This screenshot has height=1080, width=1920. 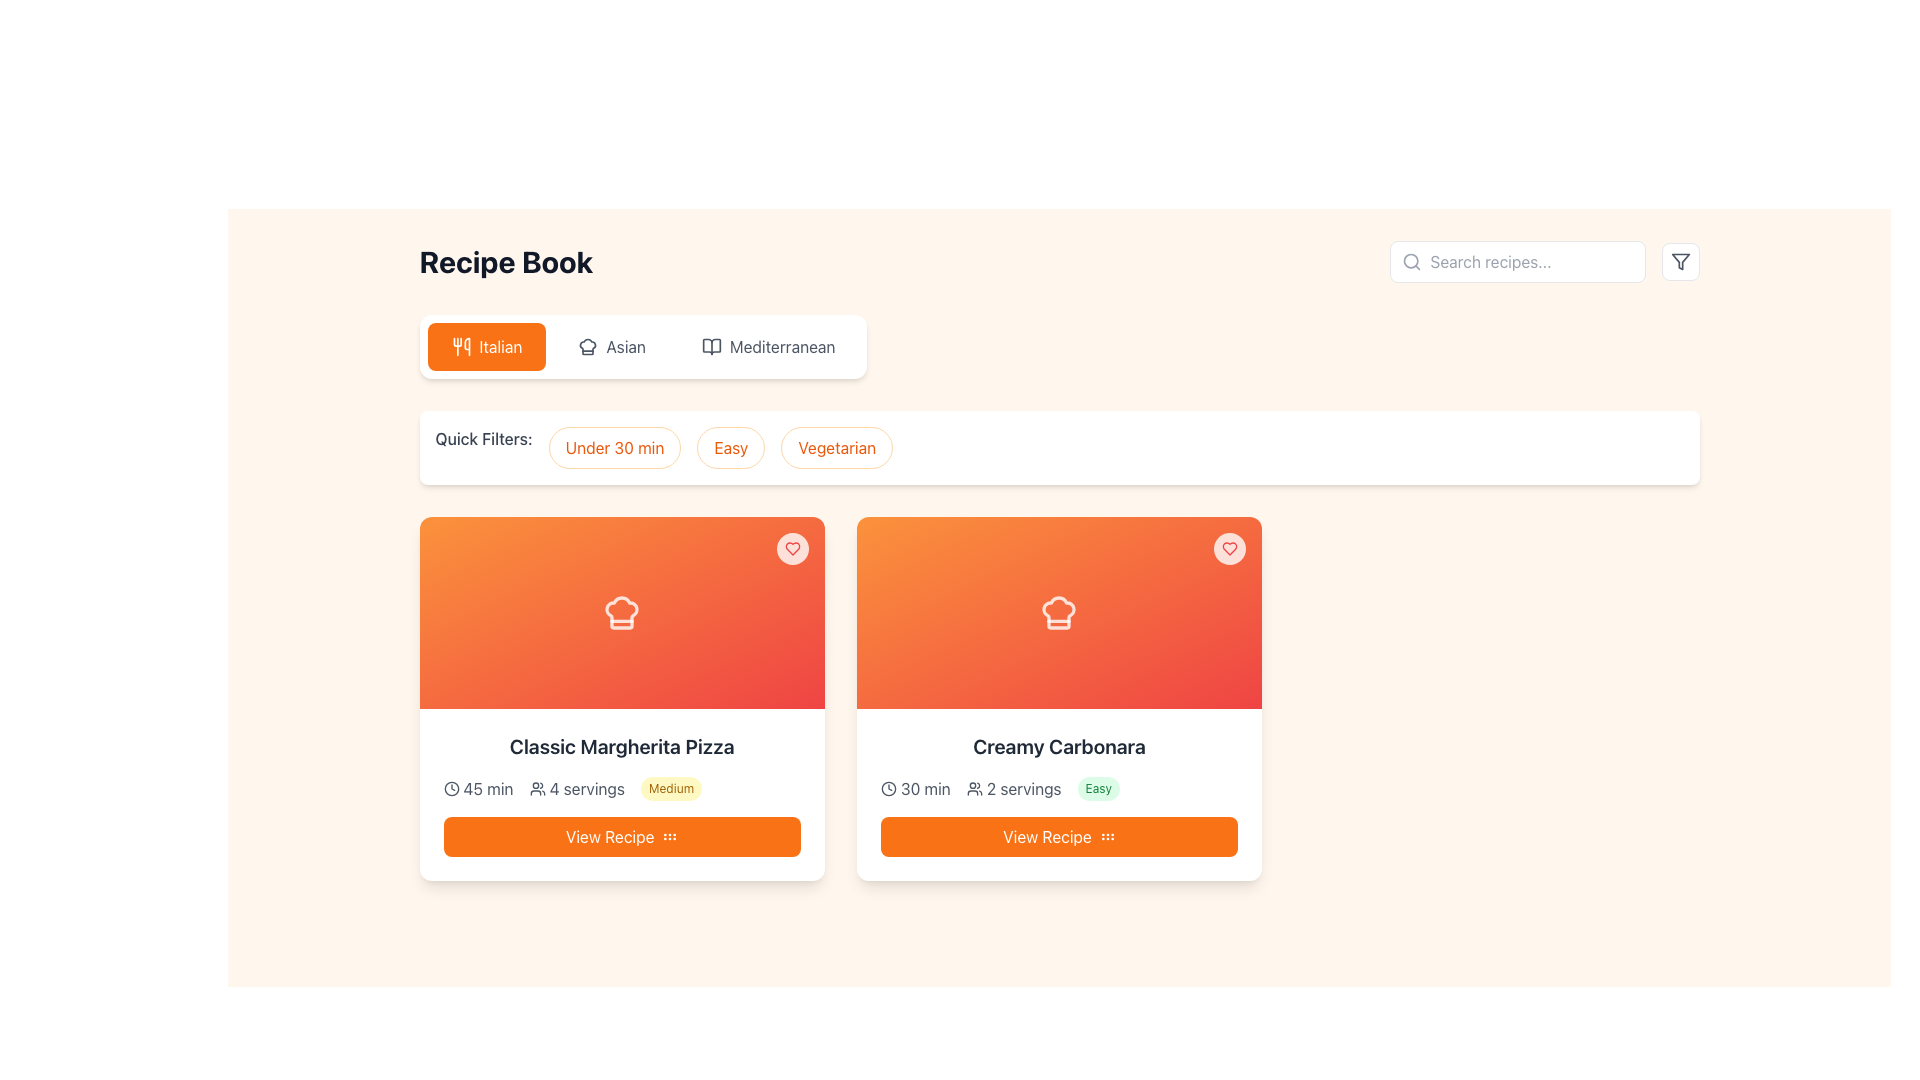 I want to click on the 'Easy' button, so click(x=730, y=446).